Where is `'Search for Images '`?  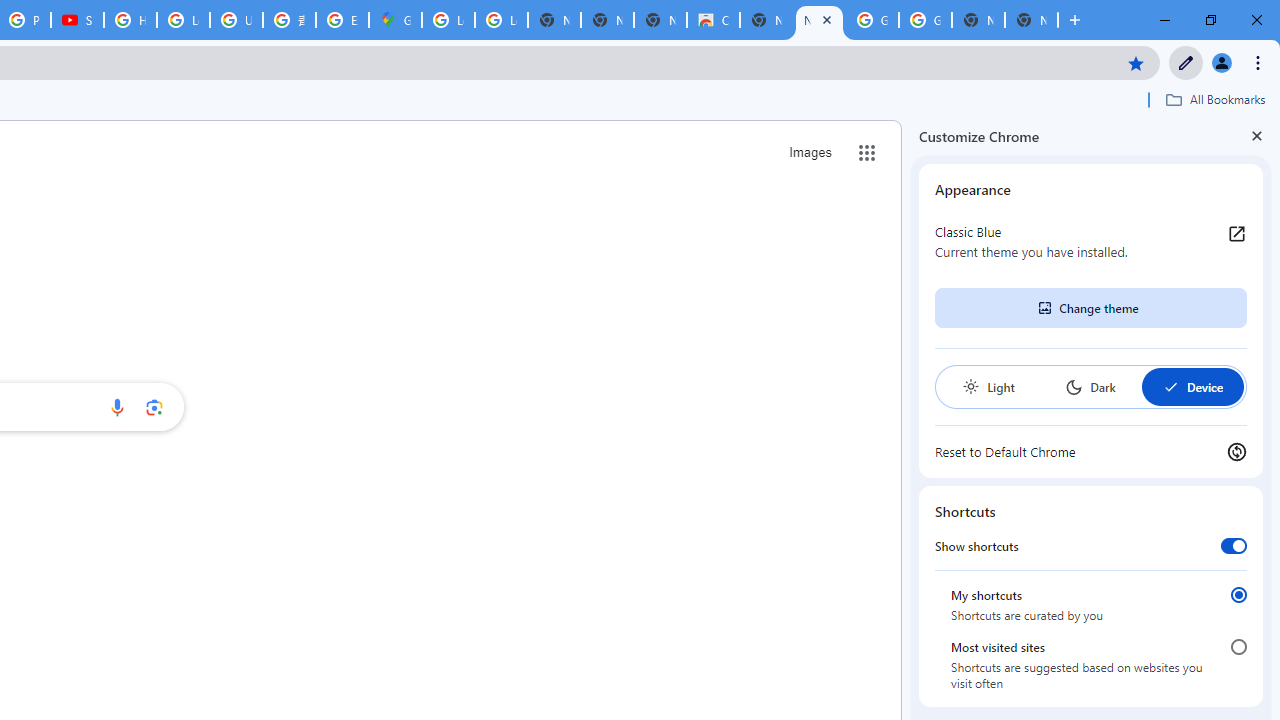 'Search for Images ' is located at coordinates (810, 152).